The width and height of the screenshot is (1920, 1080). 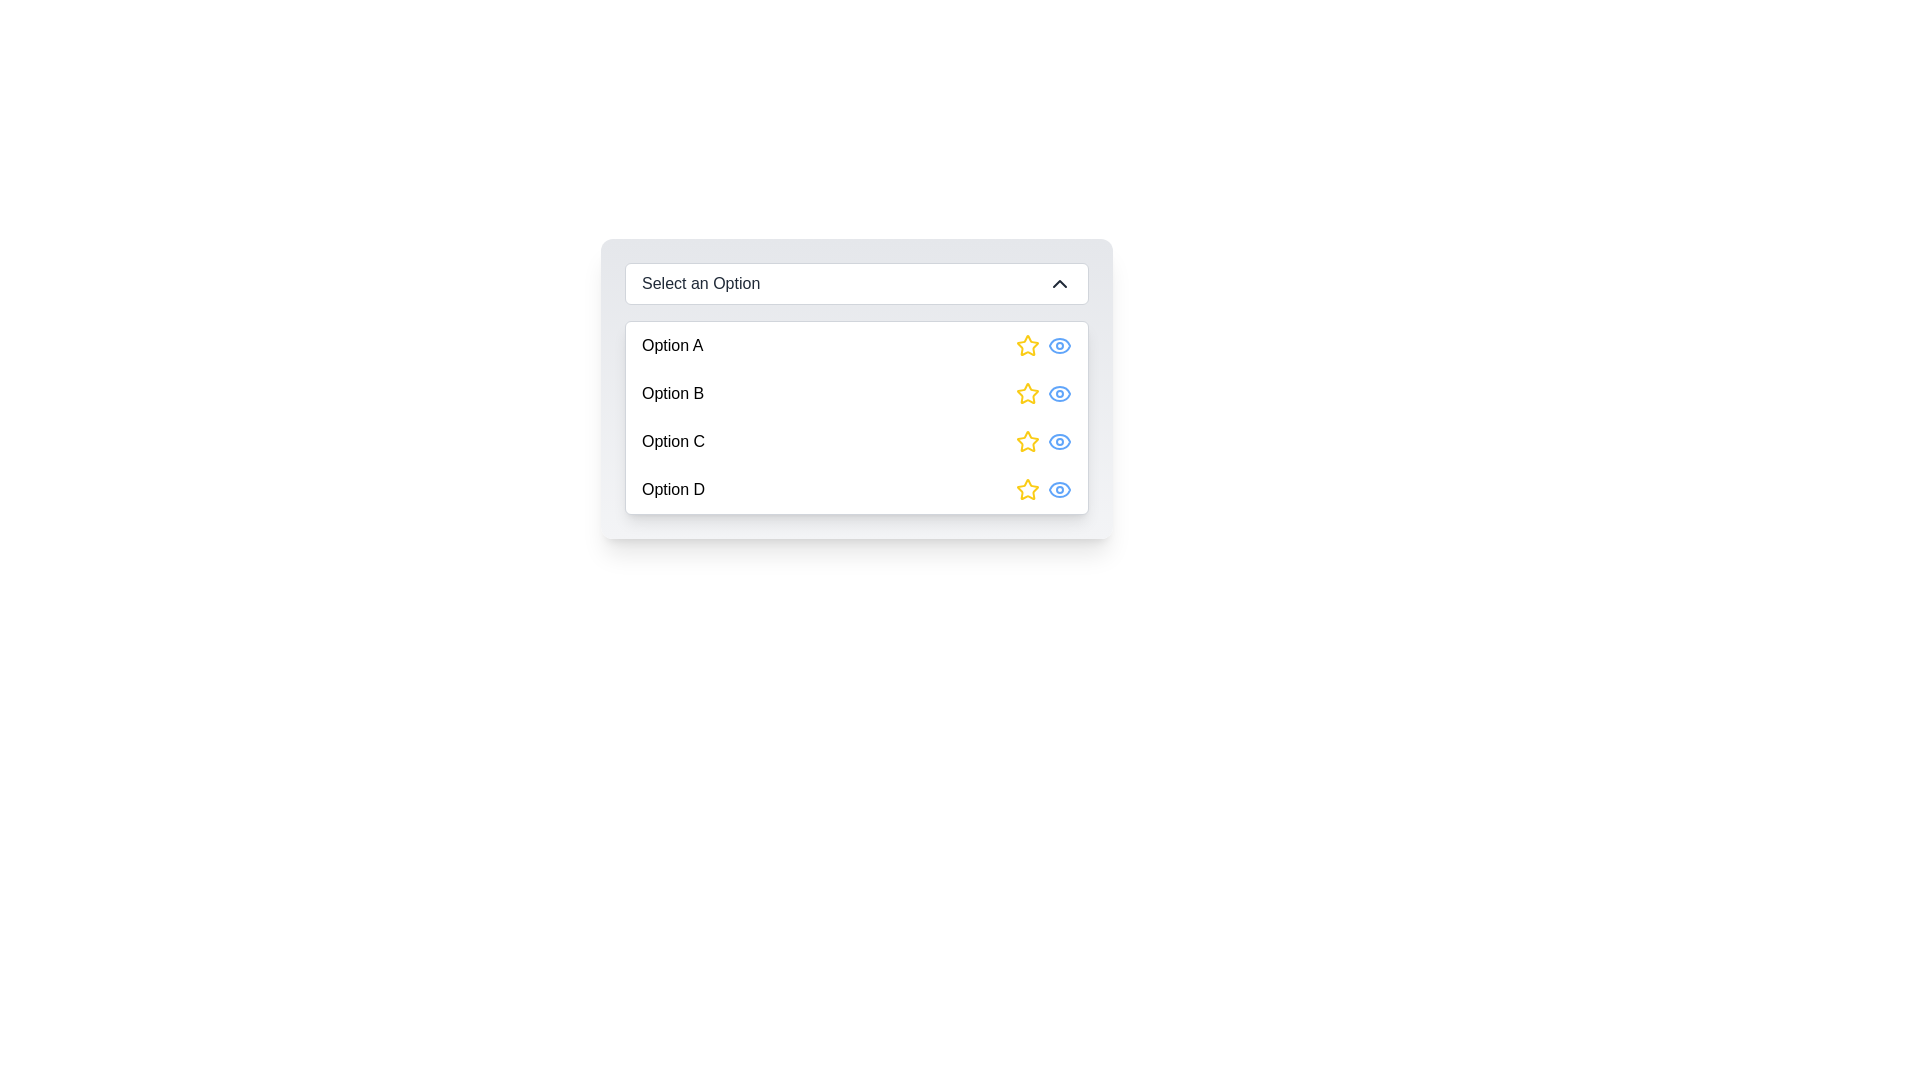 What do you see at coordinates (673, 489) in the screenshot?
I see `text label displaying 'Option D' which is the last item in the dropdown menu` at bounding box center [673, 489].